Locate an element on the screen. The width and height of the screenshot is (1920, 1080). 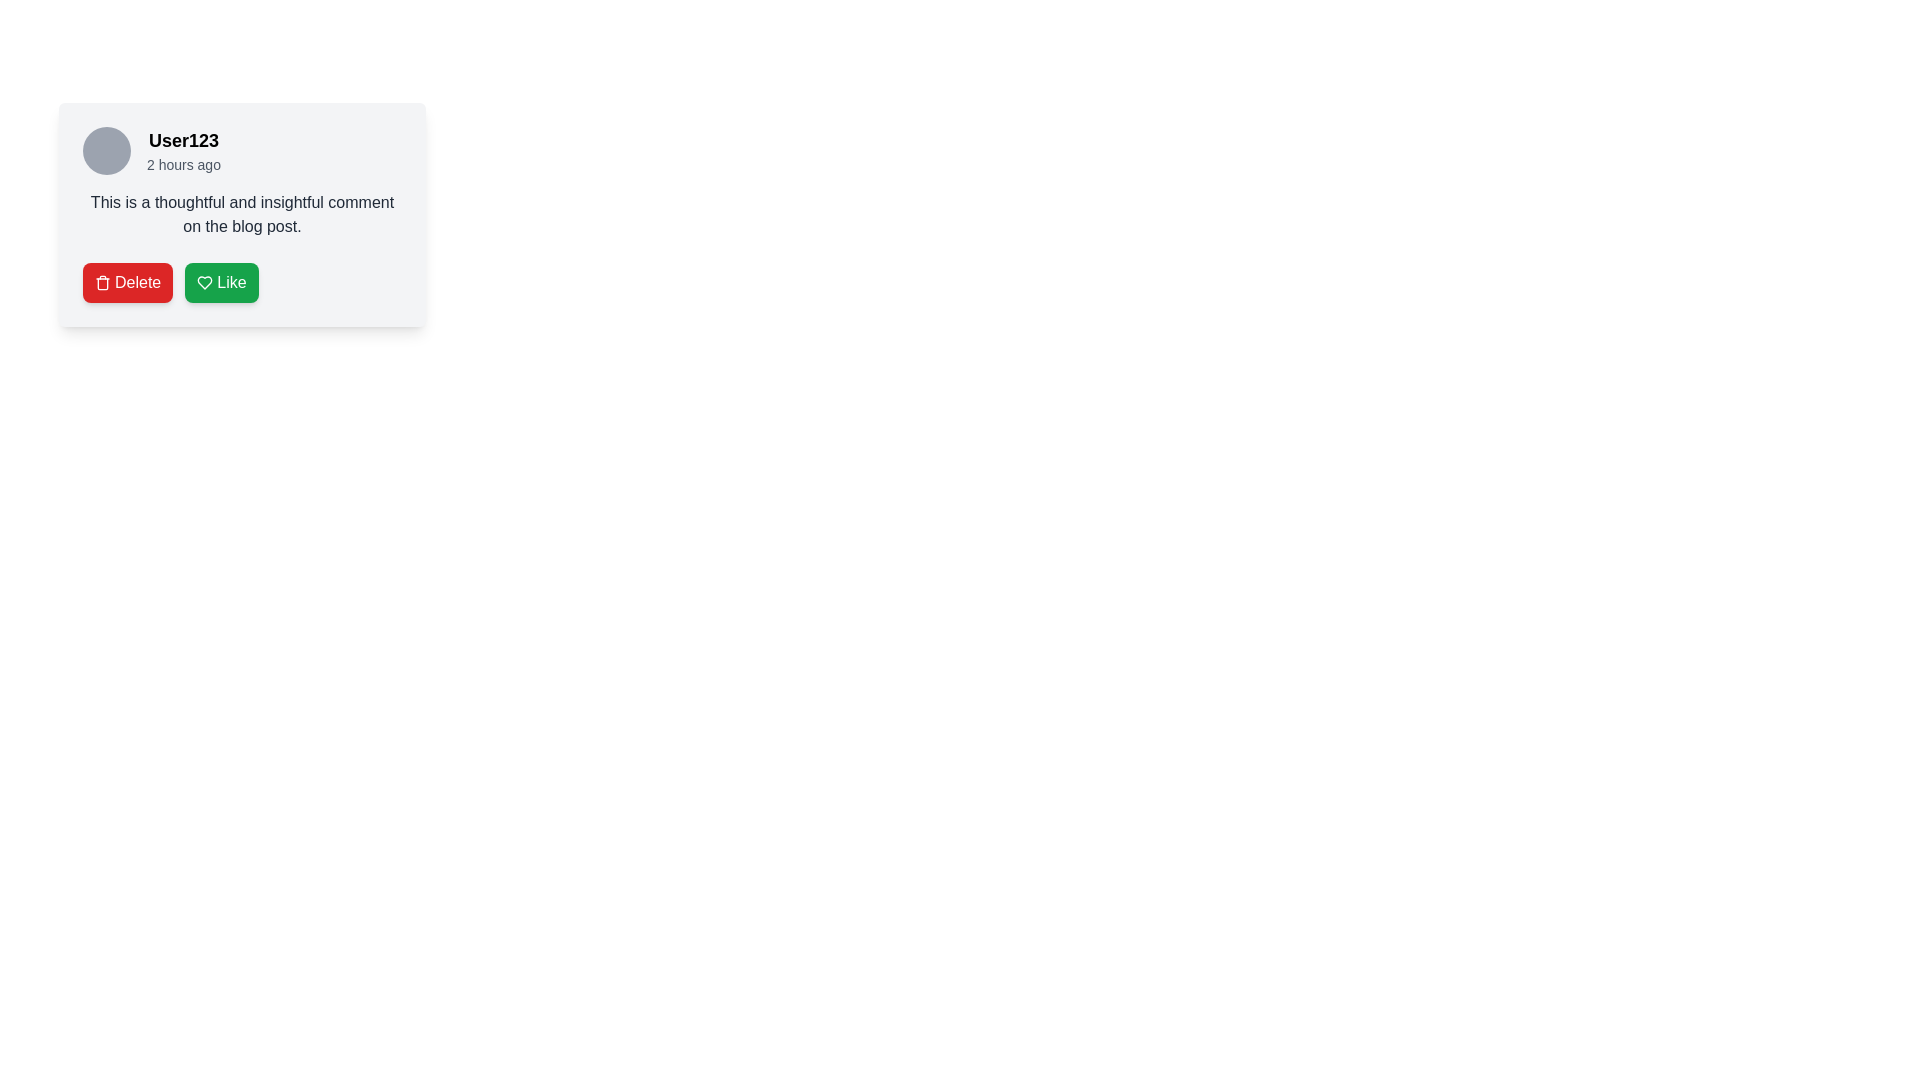
the heart-shaped icon within the 'Like' button located on the bottom-right side of a user comment card is located at coordinates (205, 282).